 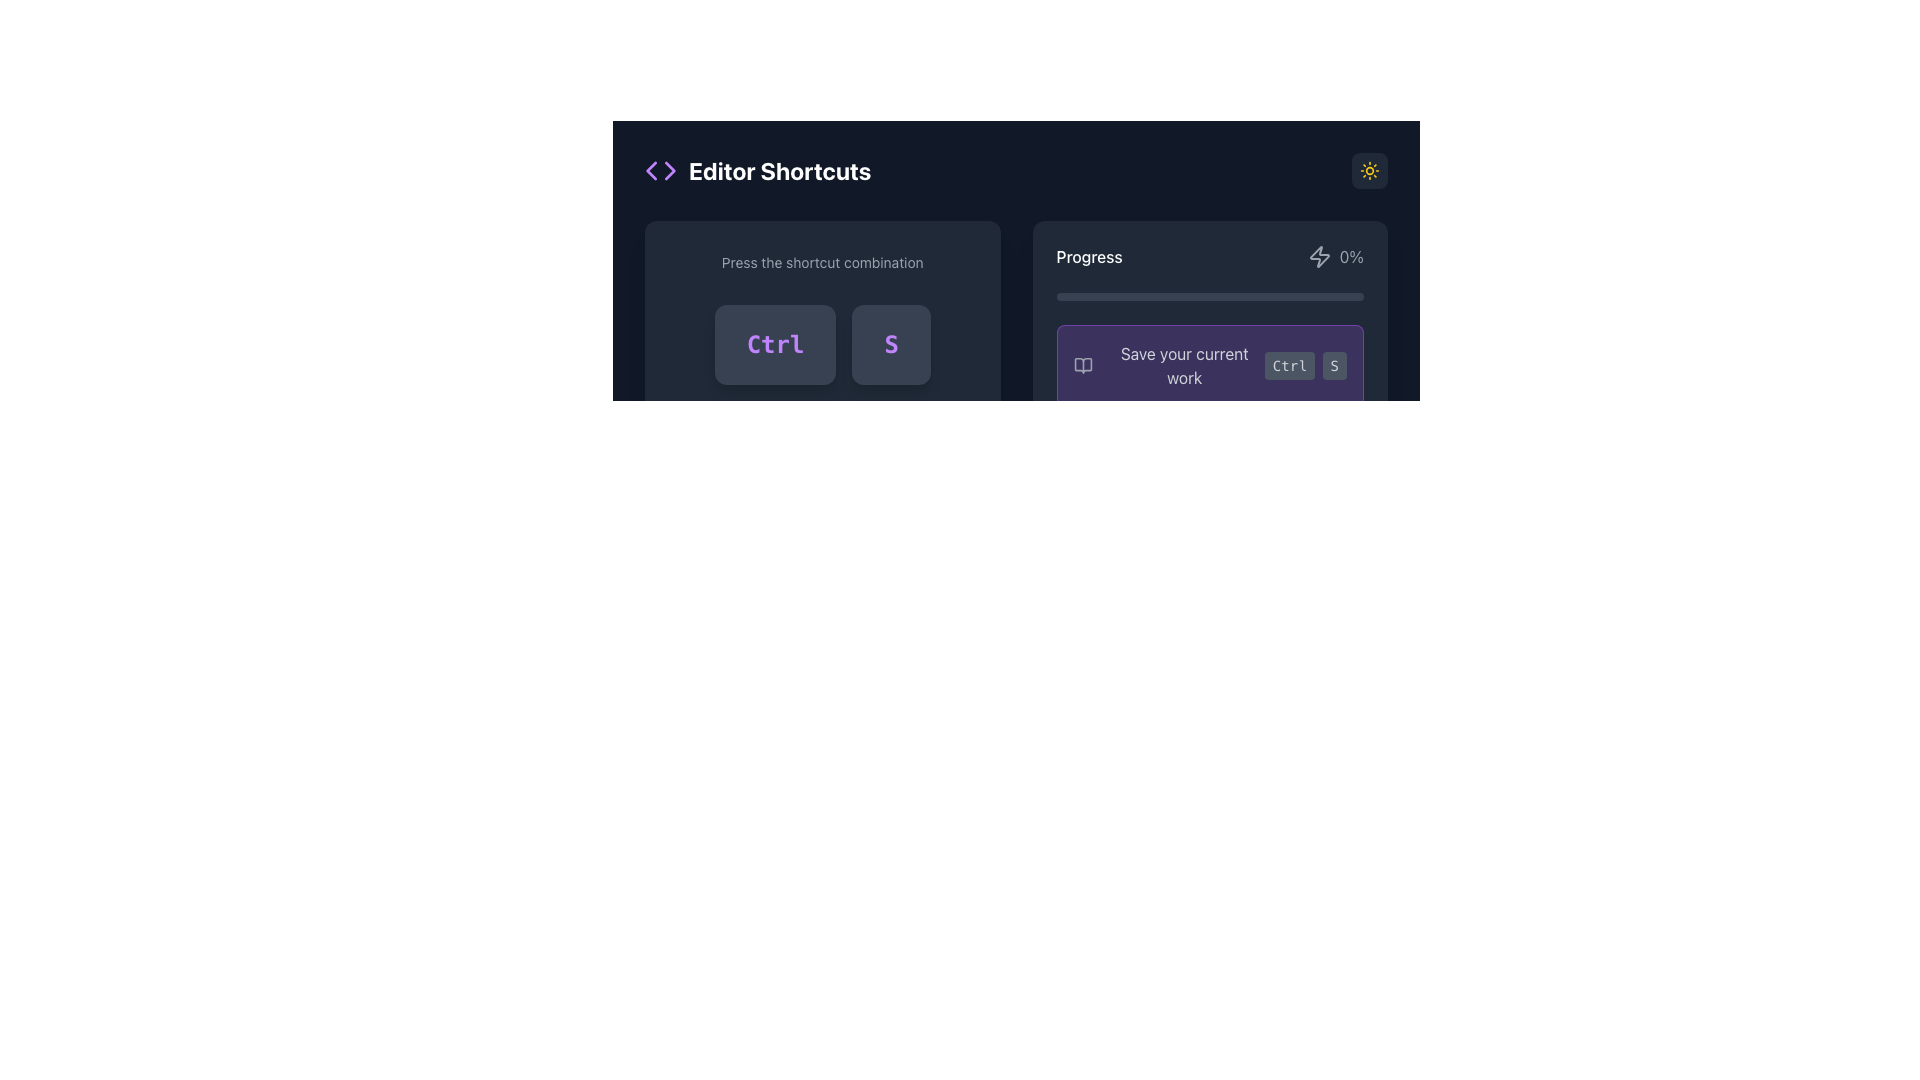 I want to click on the graphical SVG icon that visually represents the action 'Save your current work', located to the left of the associated text, so click(x=1082, y=366).